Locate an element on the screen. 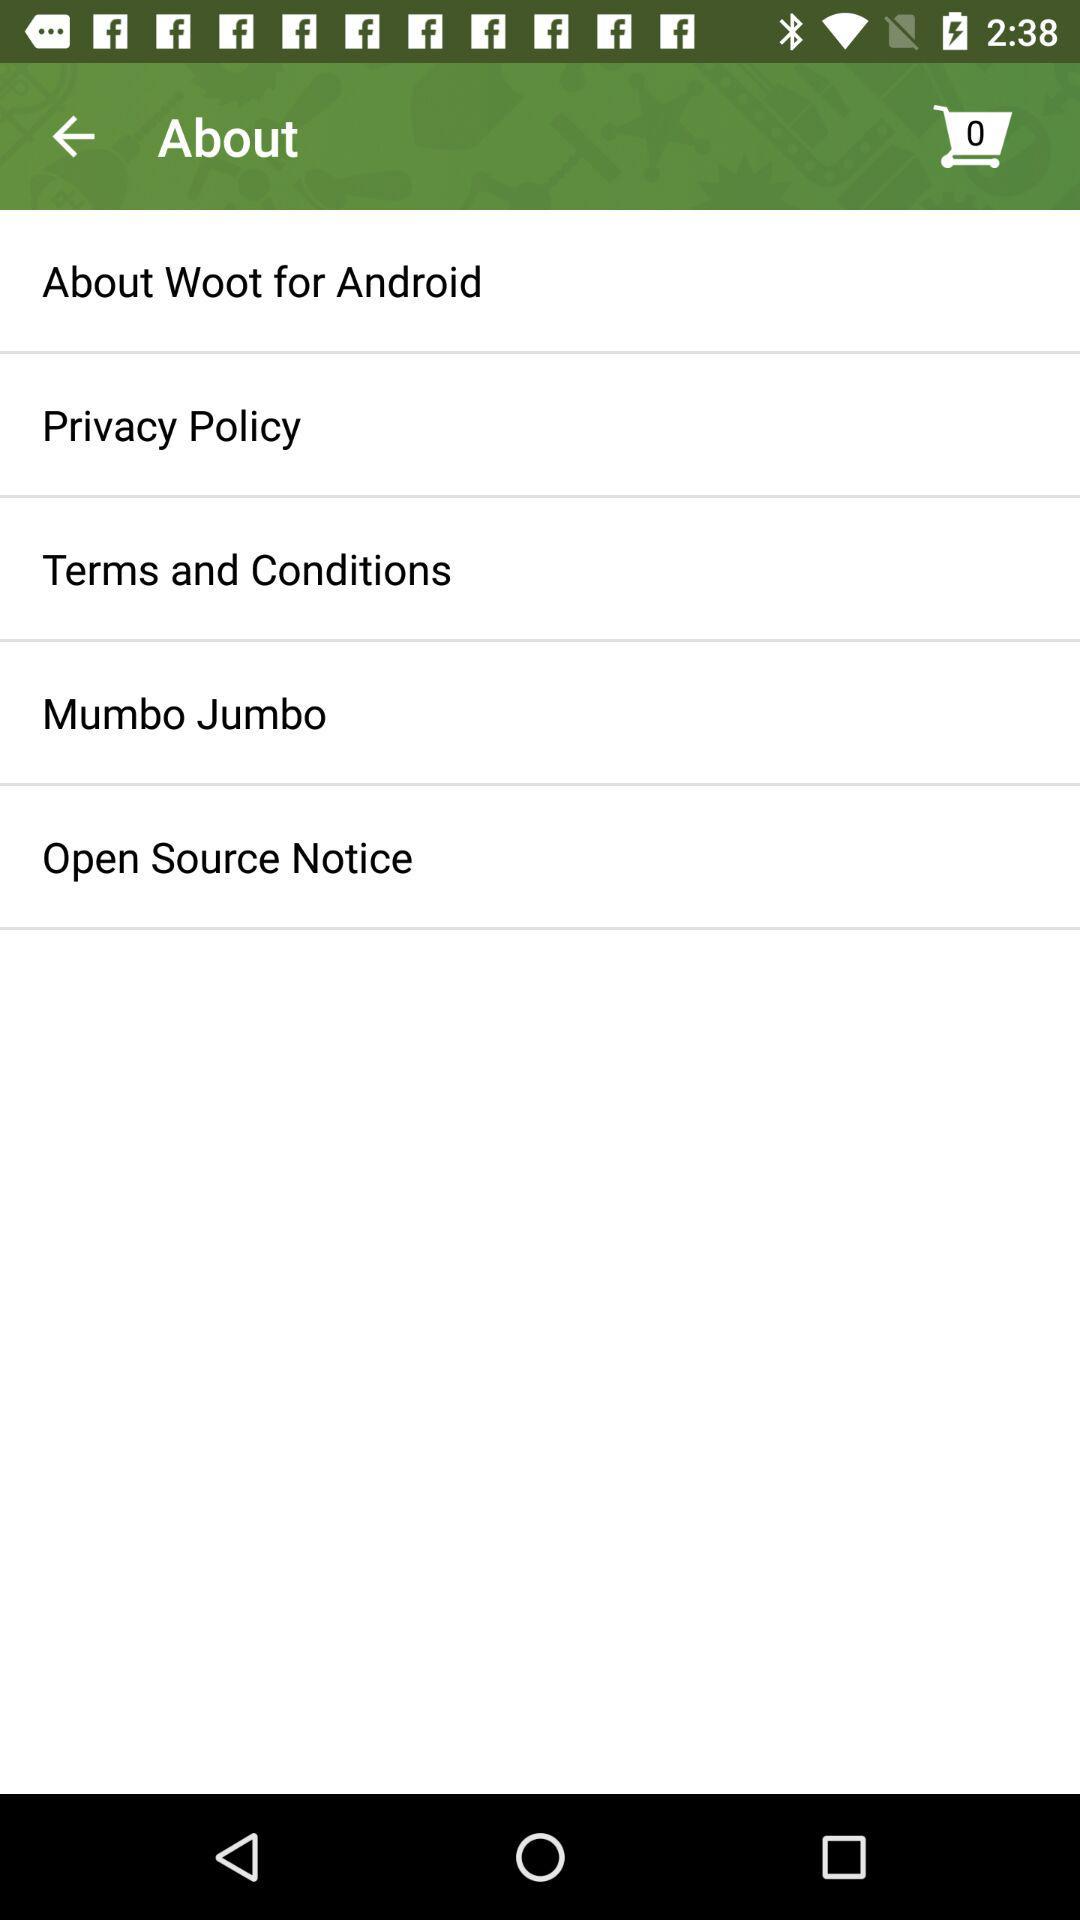  app next to the about app is located at coordinates (72, 135).